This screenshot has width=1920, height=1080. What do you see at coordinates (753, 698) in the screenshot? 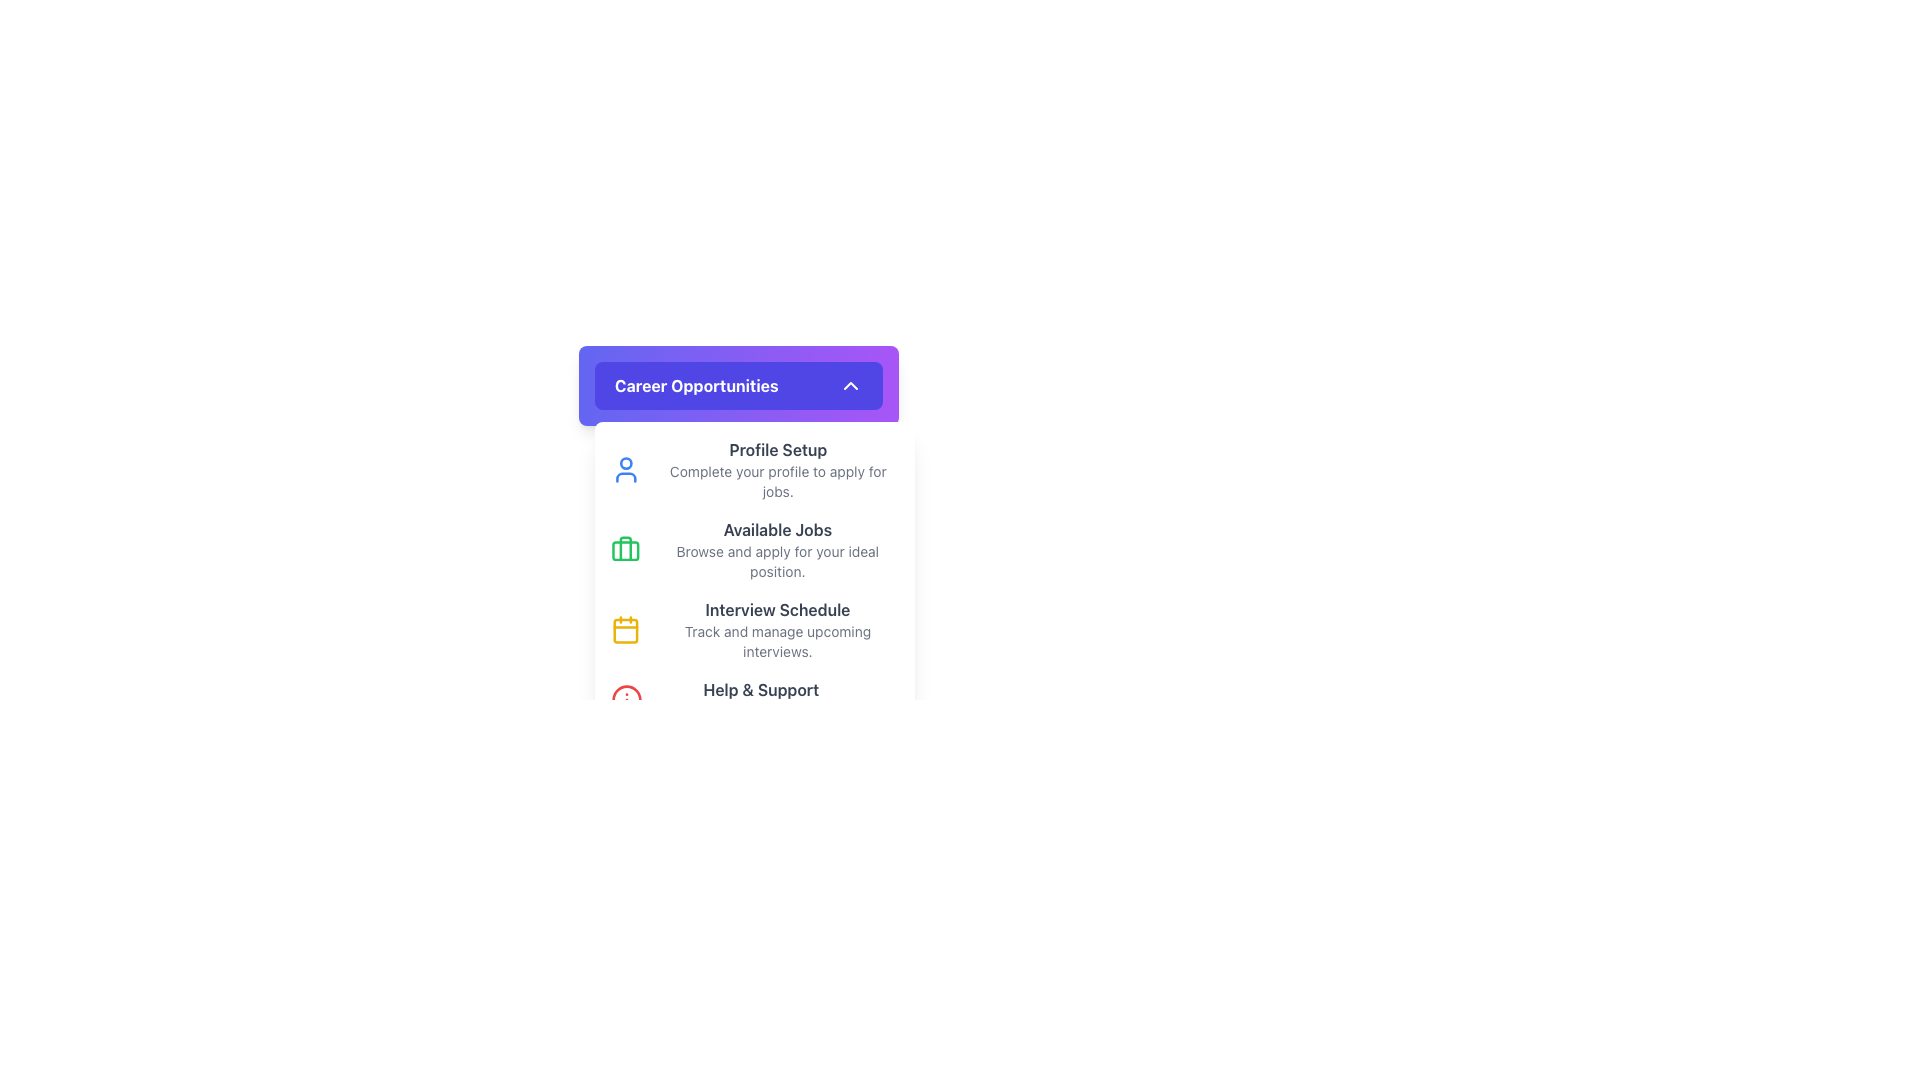
I see `the Text Display with Icon, which is the fourth item in the vertical list under 'Career Opportunities', located directly below 'Interview Schedule'` at bounding box center [753, 698].